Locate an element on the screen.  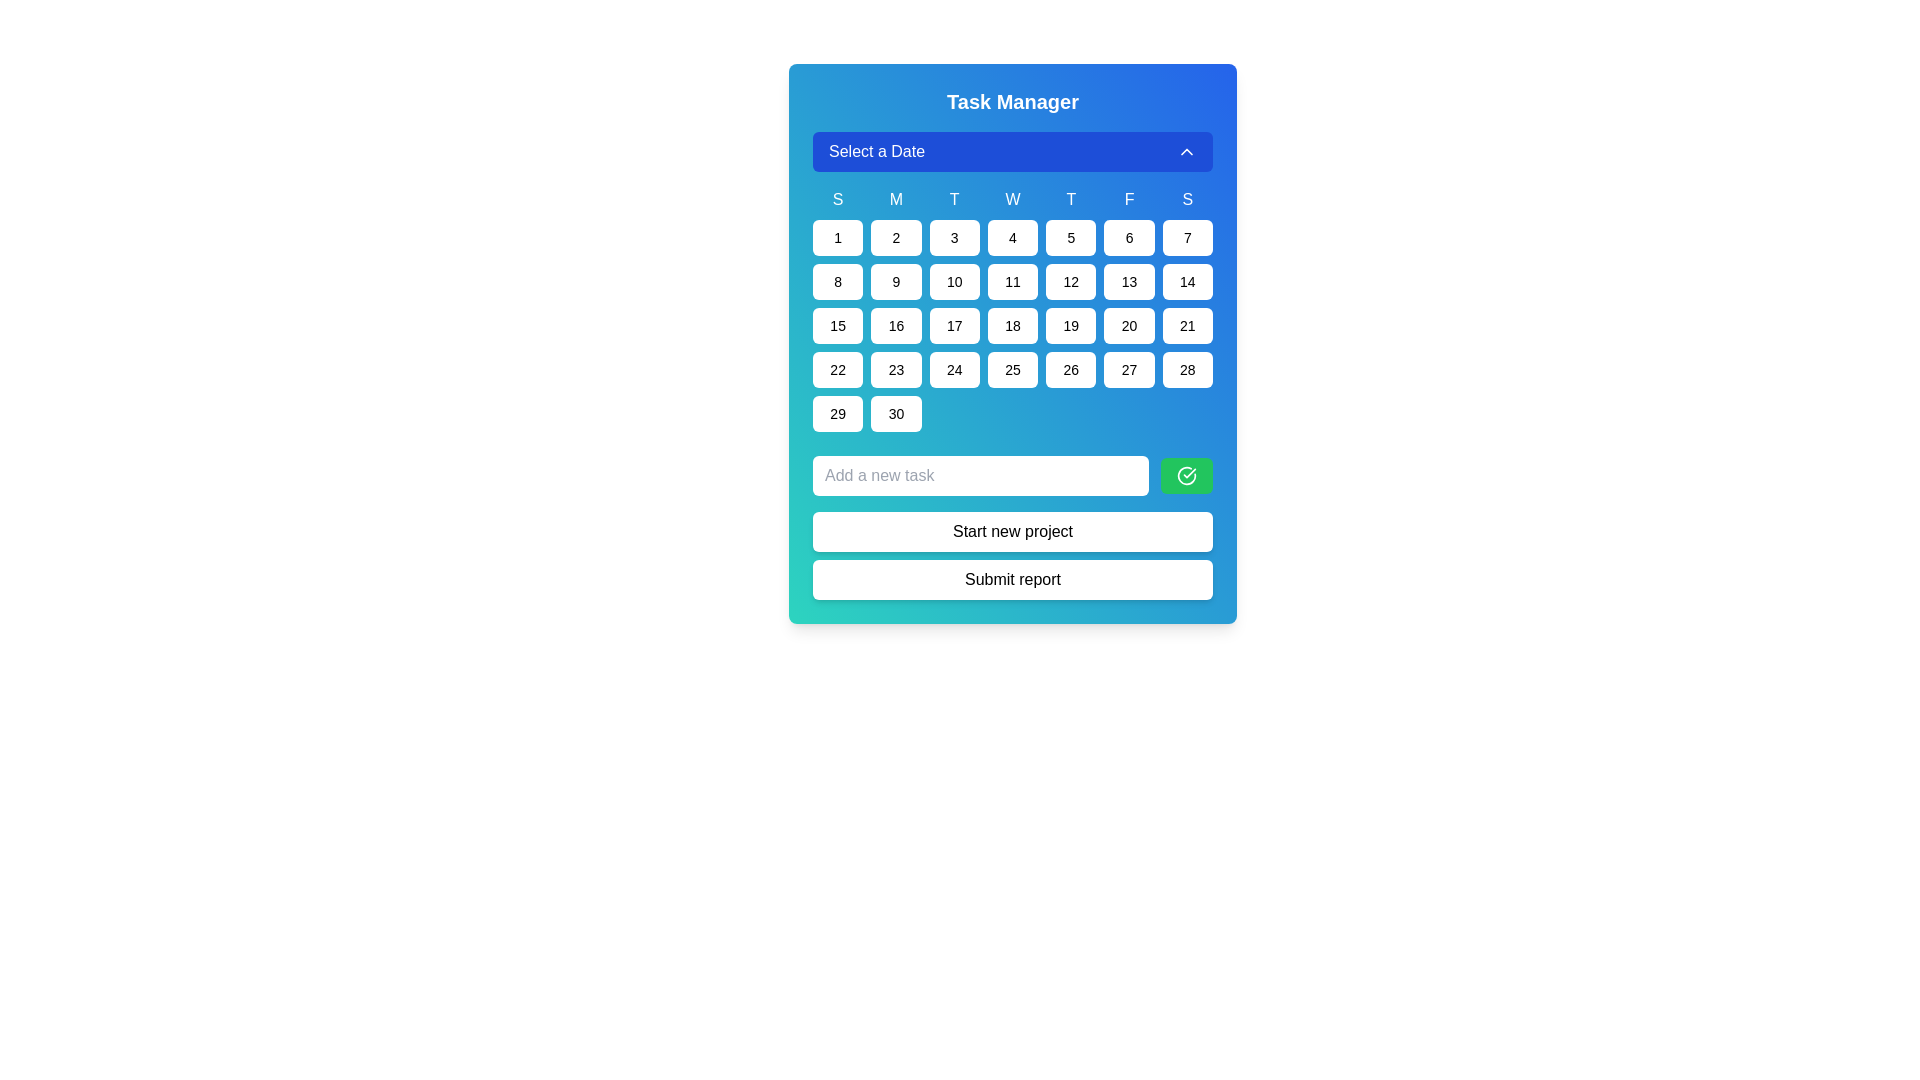
the static text label for 'M' which represents Monday, located under the 'Select a Date' title in the calendar header is located at coordinates (895, 200).